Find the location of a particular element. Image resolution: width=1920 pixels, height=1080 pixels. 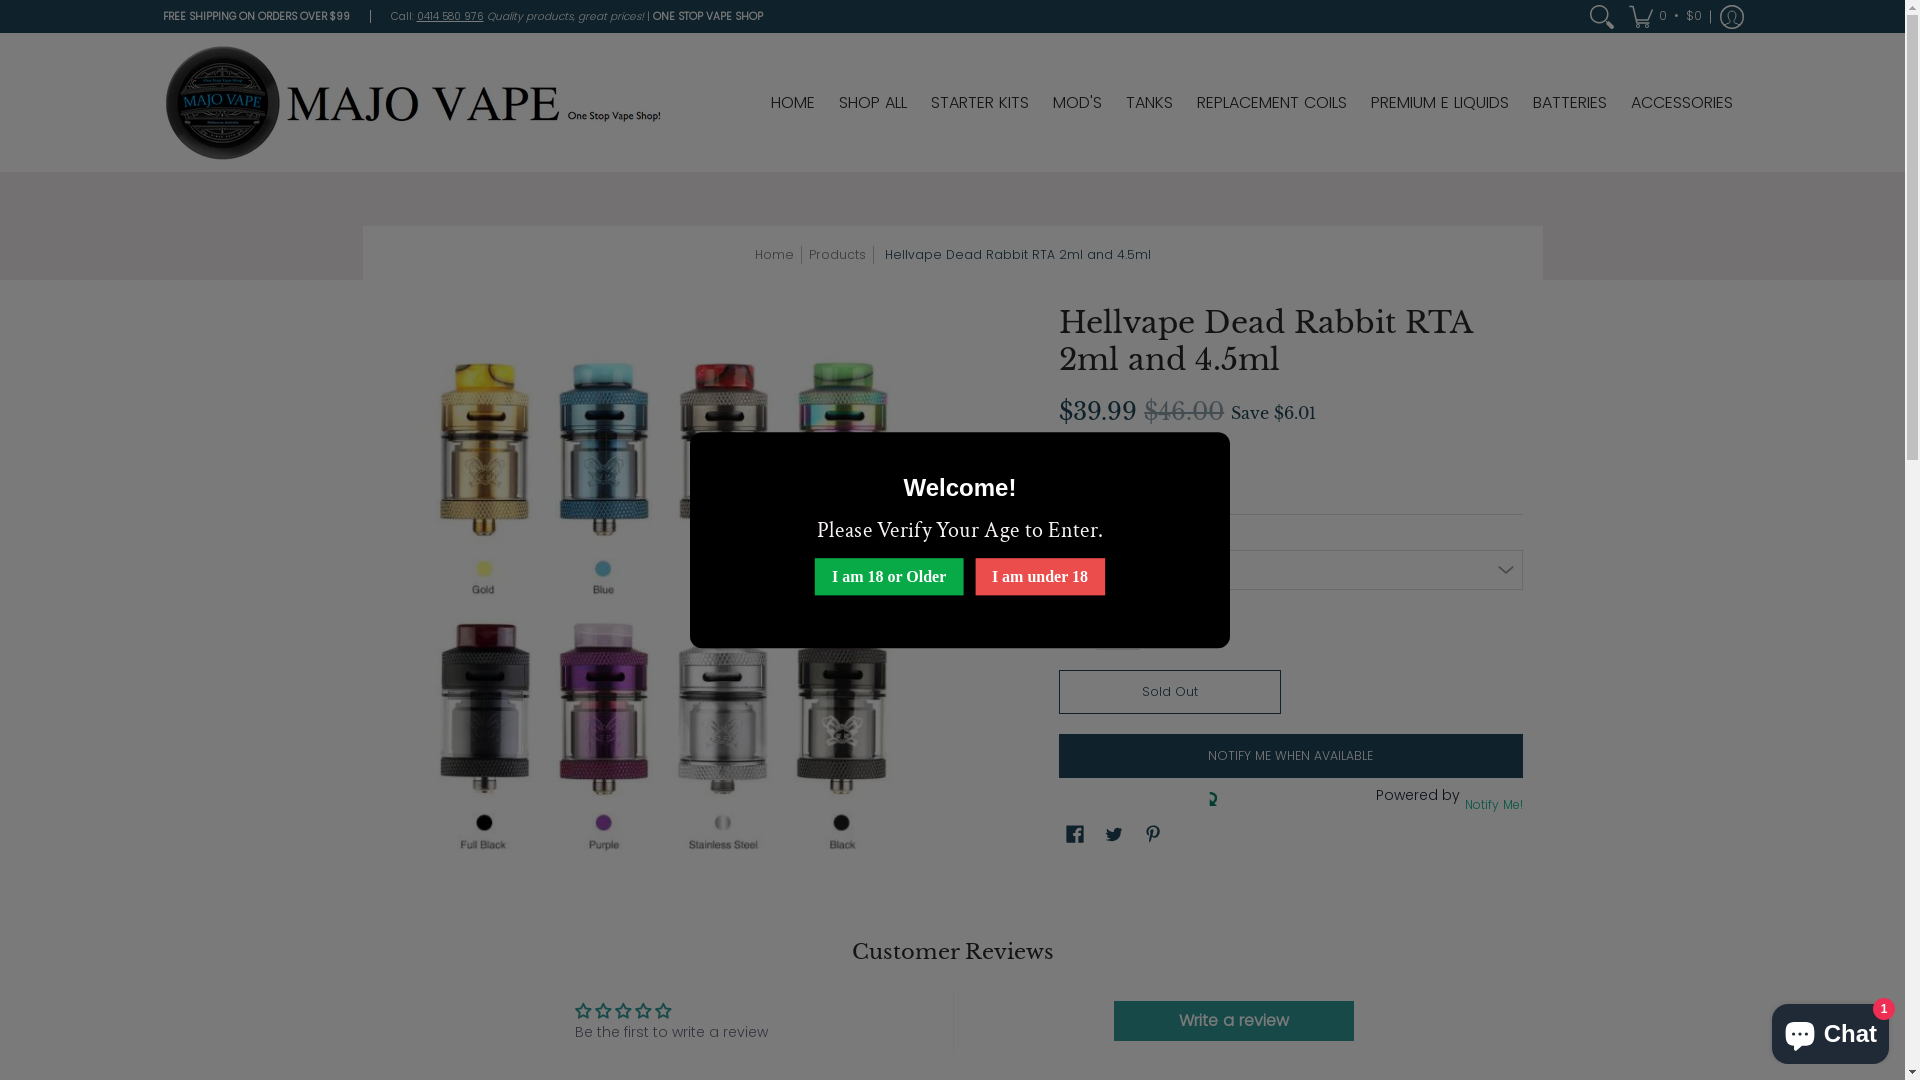

'SHOP ALL' is located at coordinates (872, 102).